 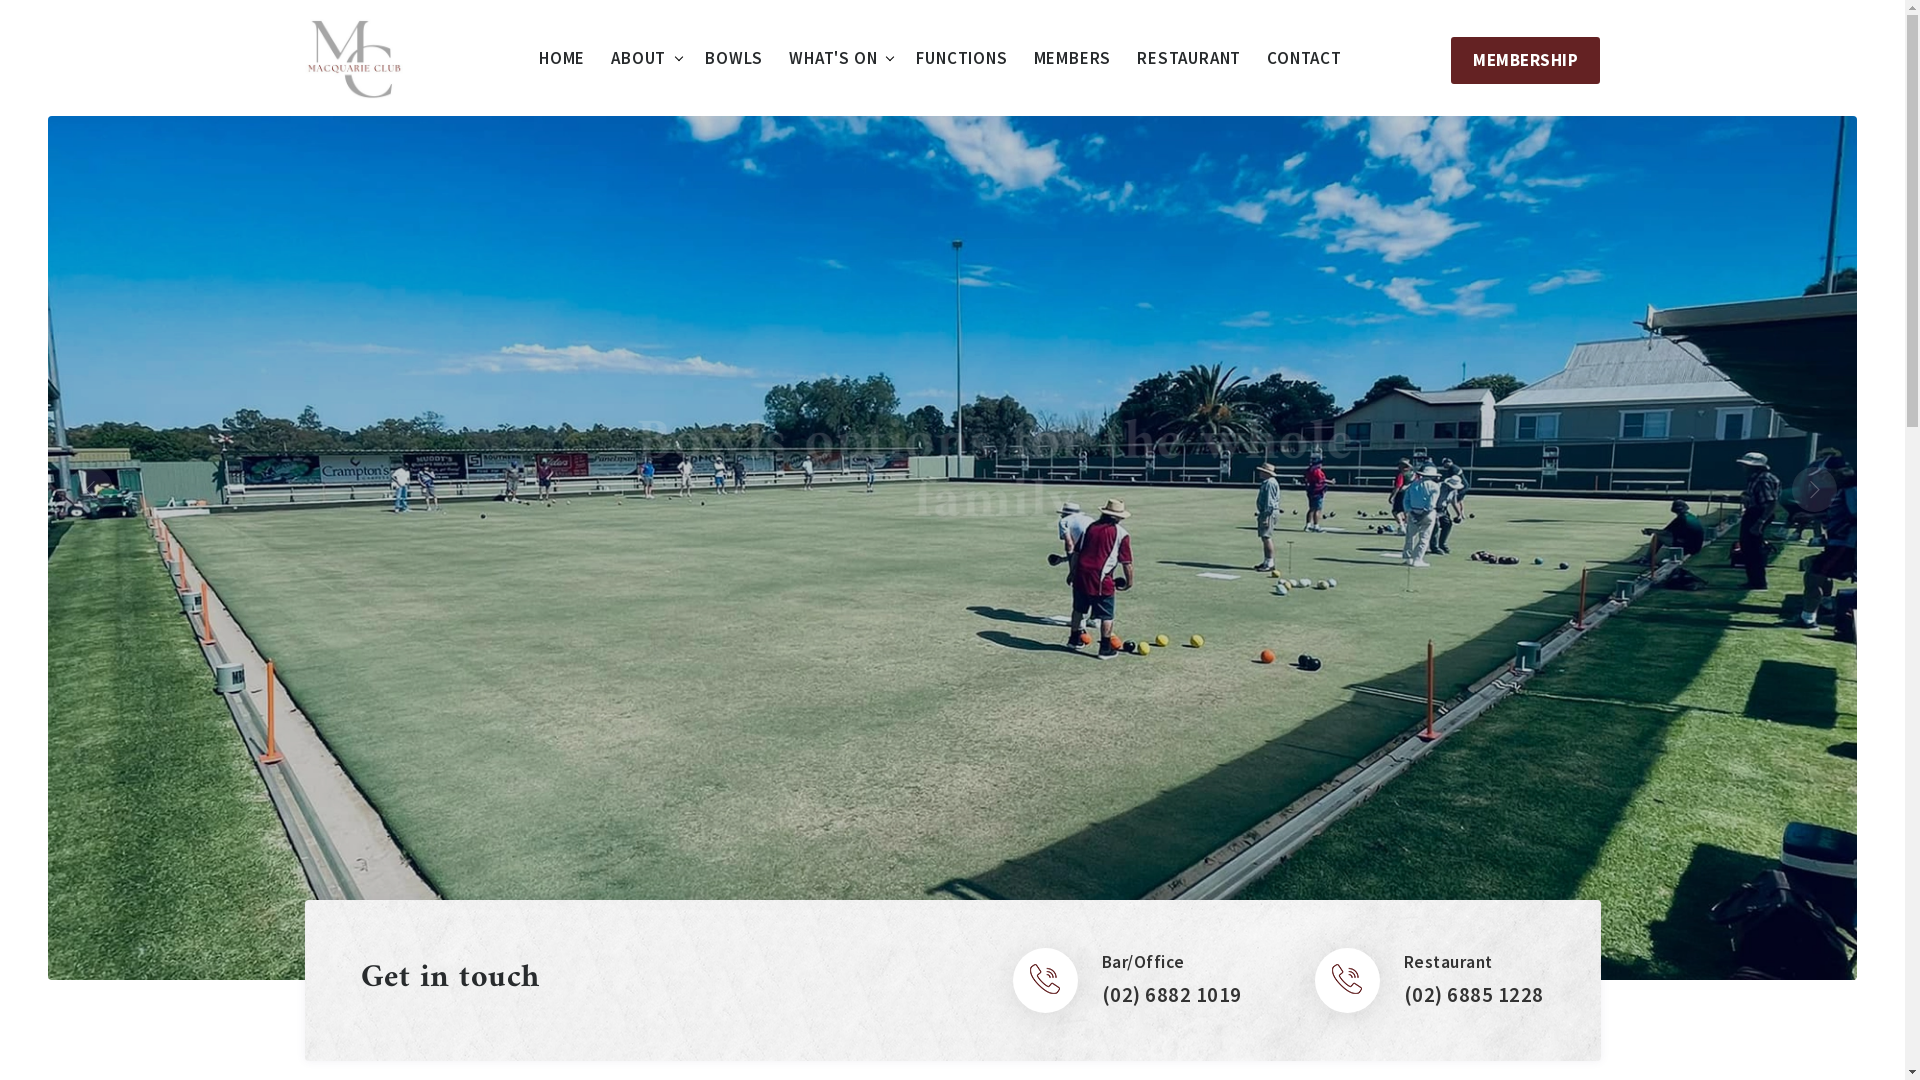 I want to click on 'RESTAURANT', so click(x=1189, y=57).